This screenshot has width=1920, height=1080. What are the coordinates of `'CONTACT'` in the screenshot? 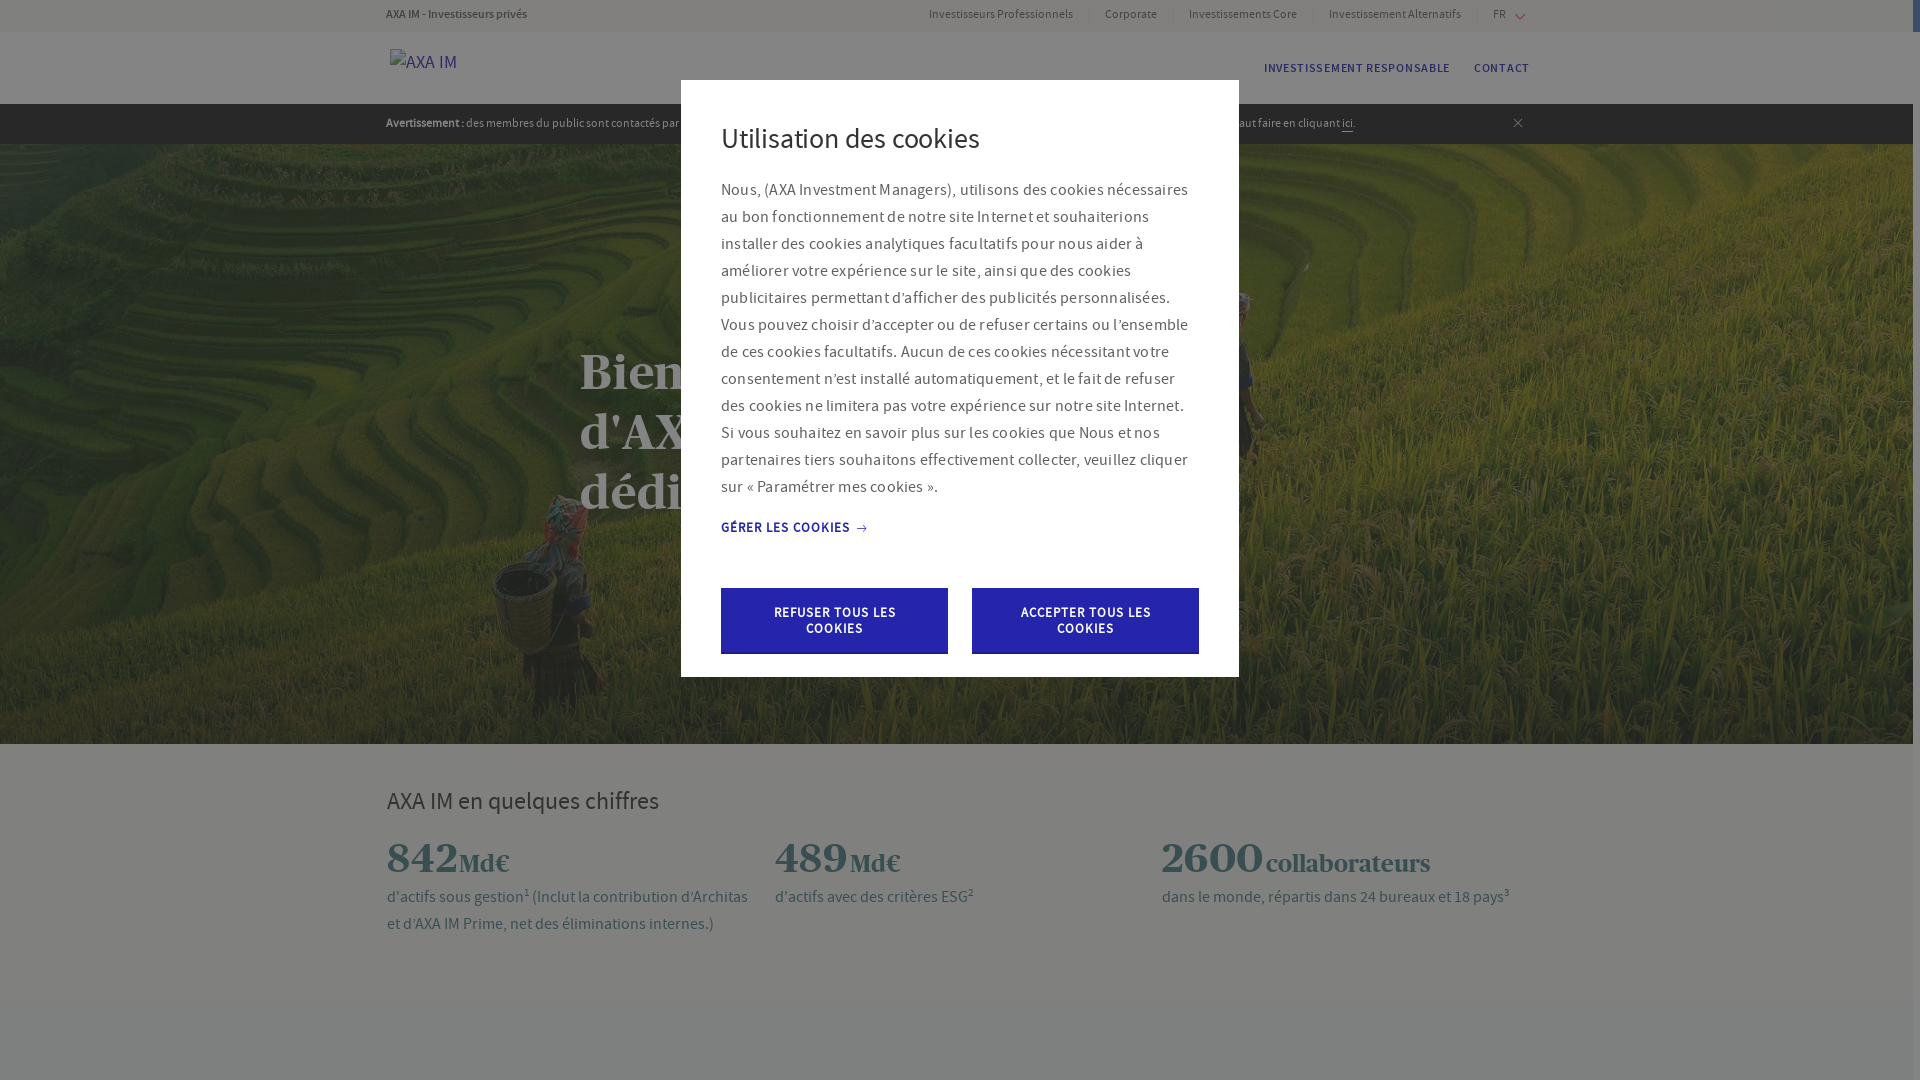 It's located at (1502, 67).